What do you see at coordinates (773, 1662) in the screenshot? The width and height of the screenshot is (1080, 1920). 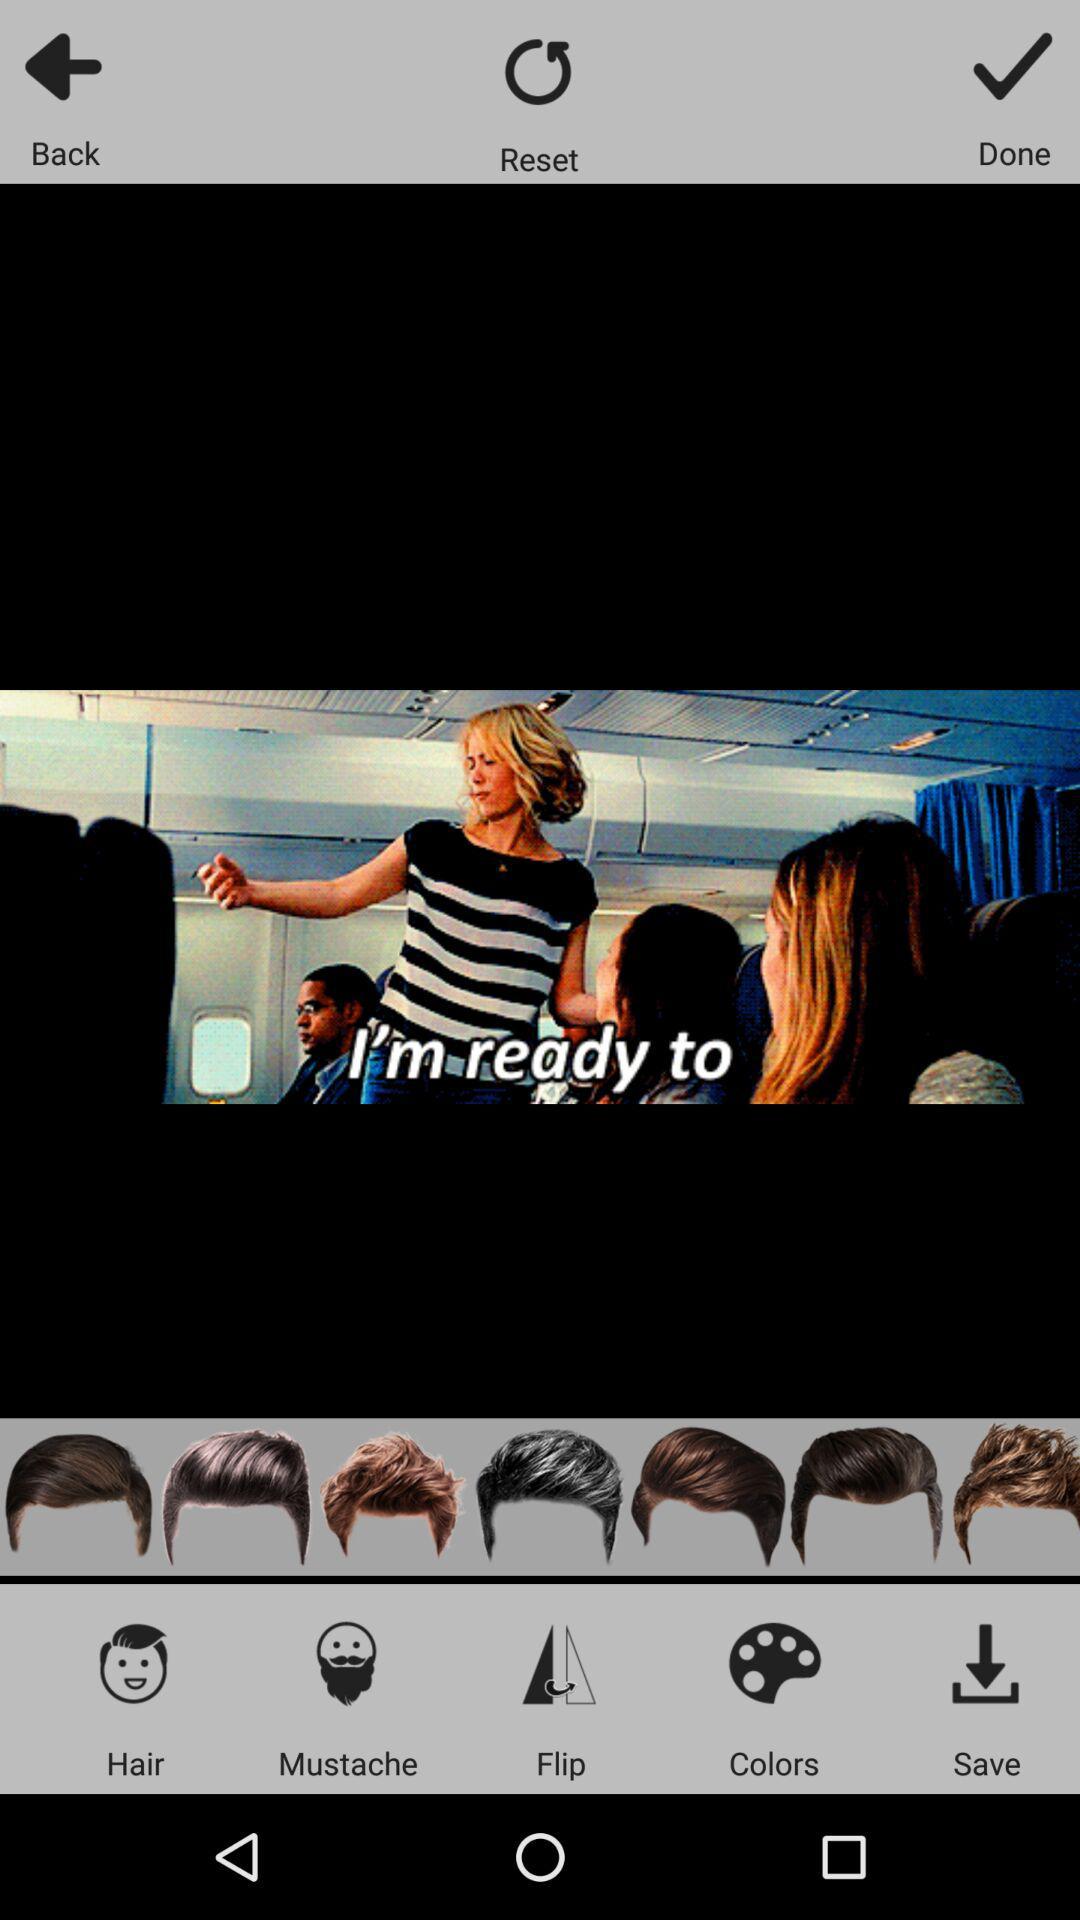 I see `the emoji icon` at bounding box center [773, 1662].